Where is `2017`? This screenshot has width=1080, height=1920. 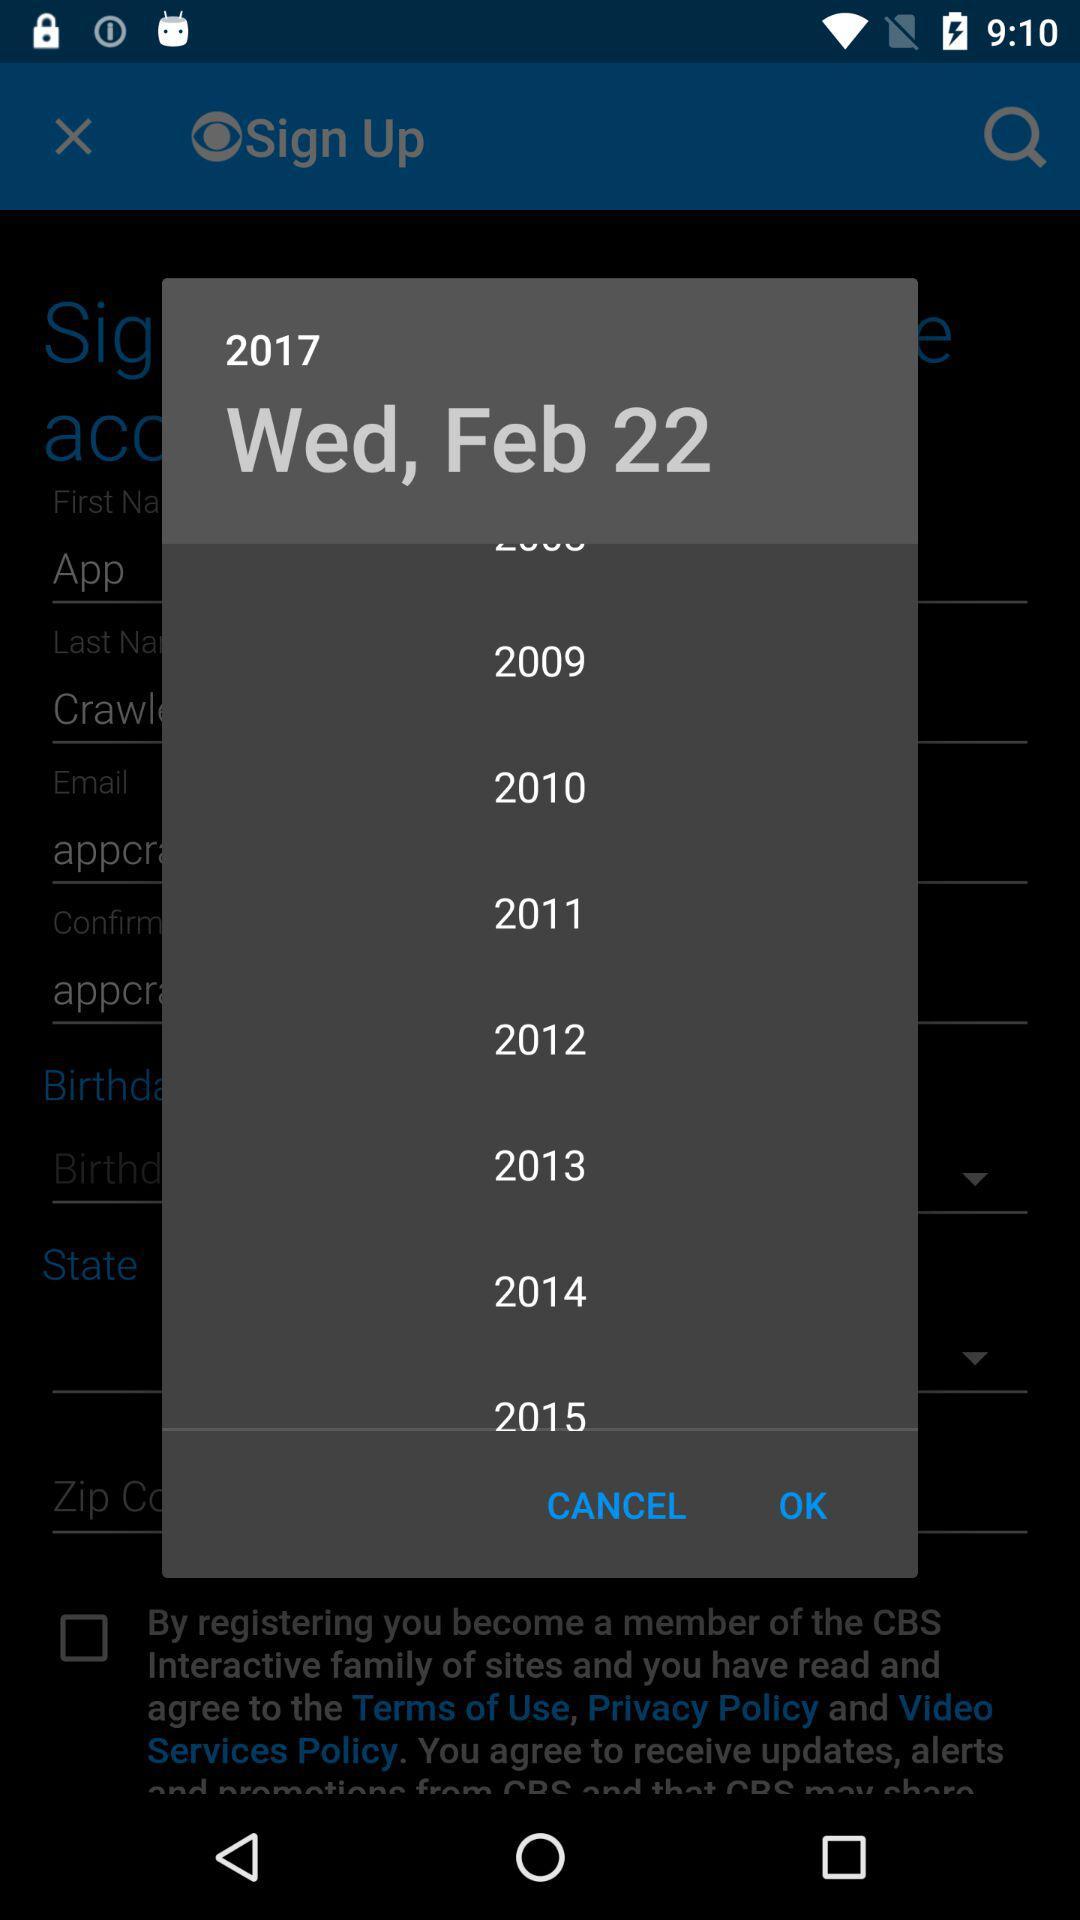
2017 is located at coordinates (540, 327).